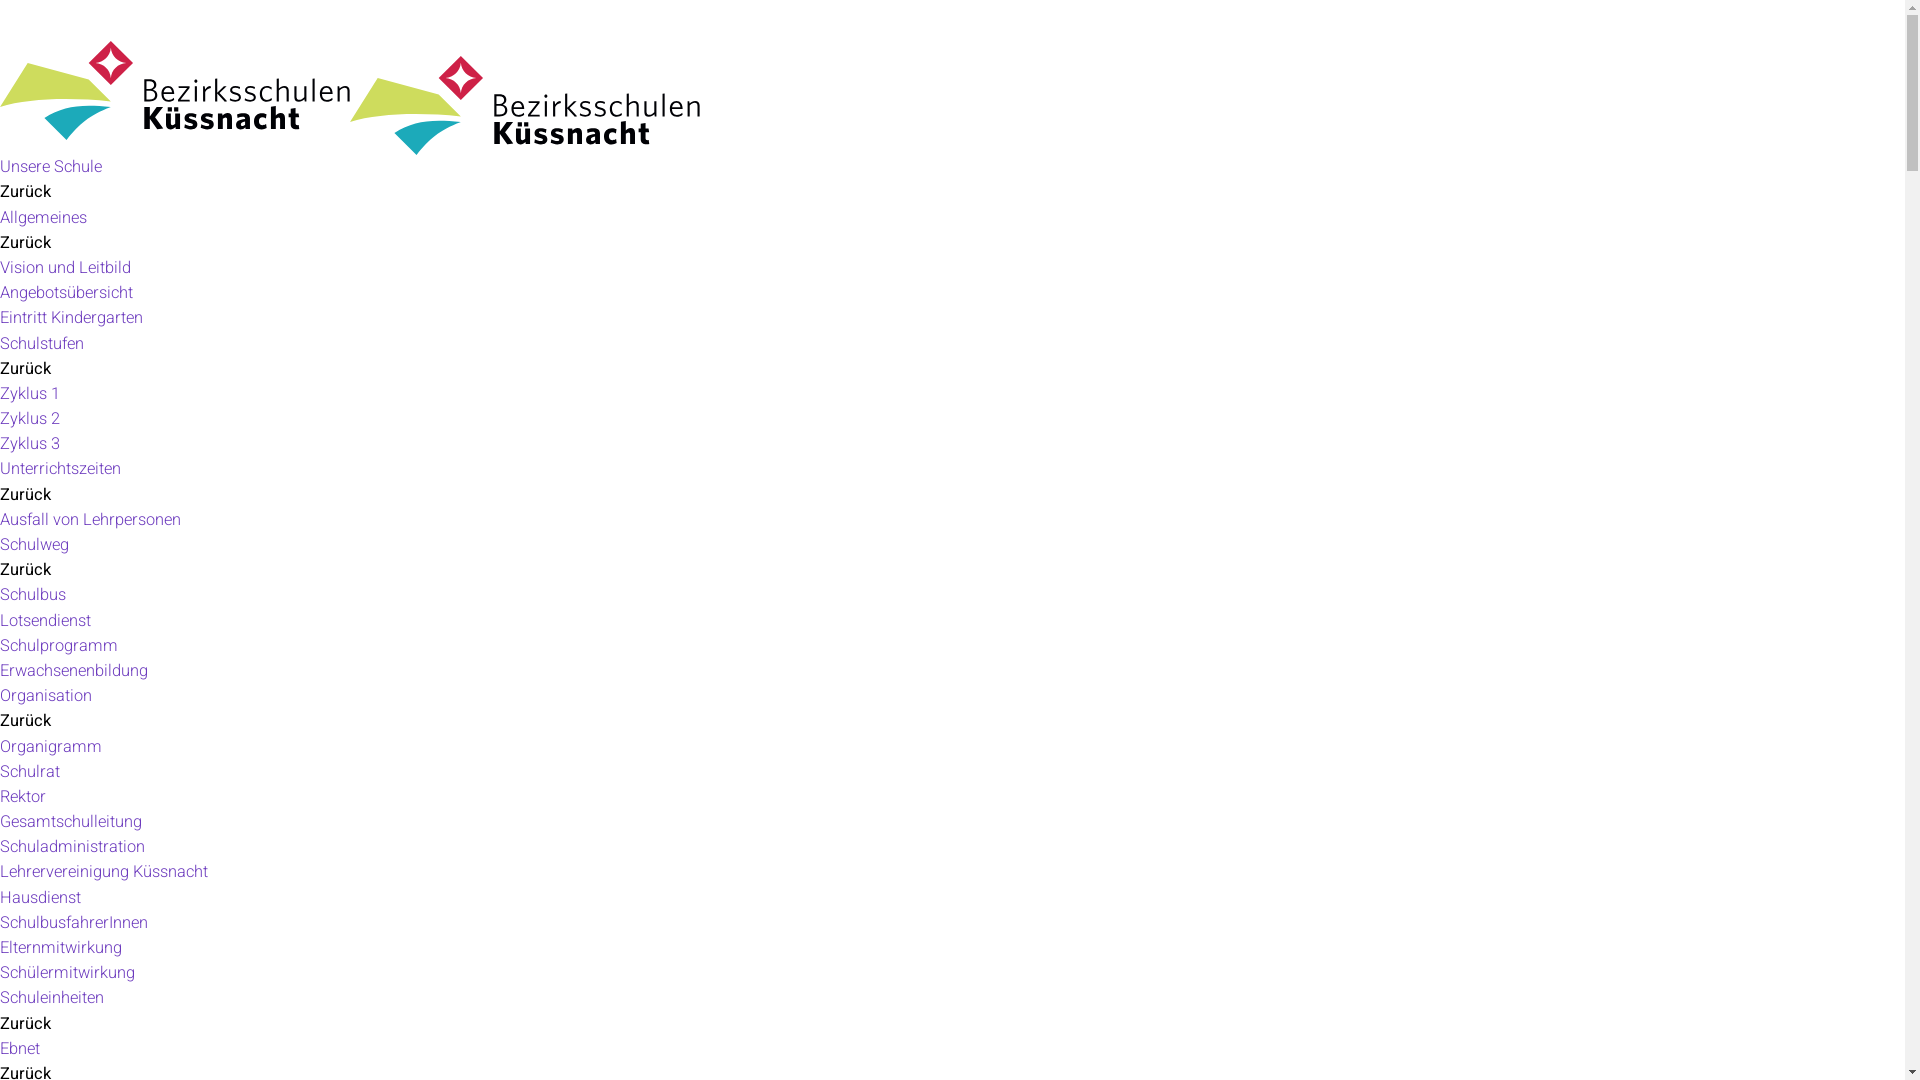 This screenshot has height=1080, width=1920. What do you see at coordinates (23, 796) in the screenshot?
I see `'Rektor'` at bounding box center [23, 796].